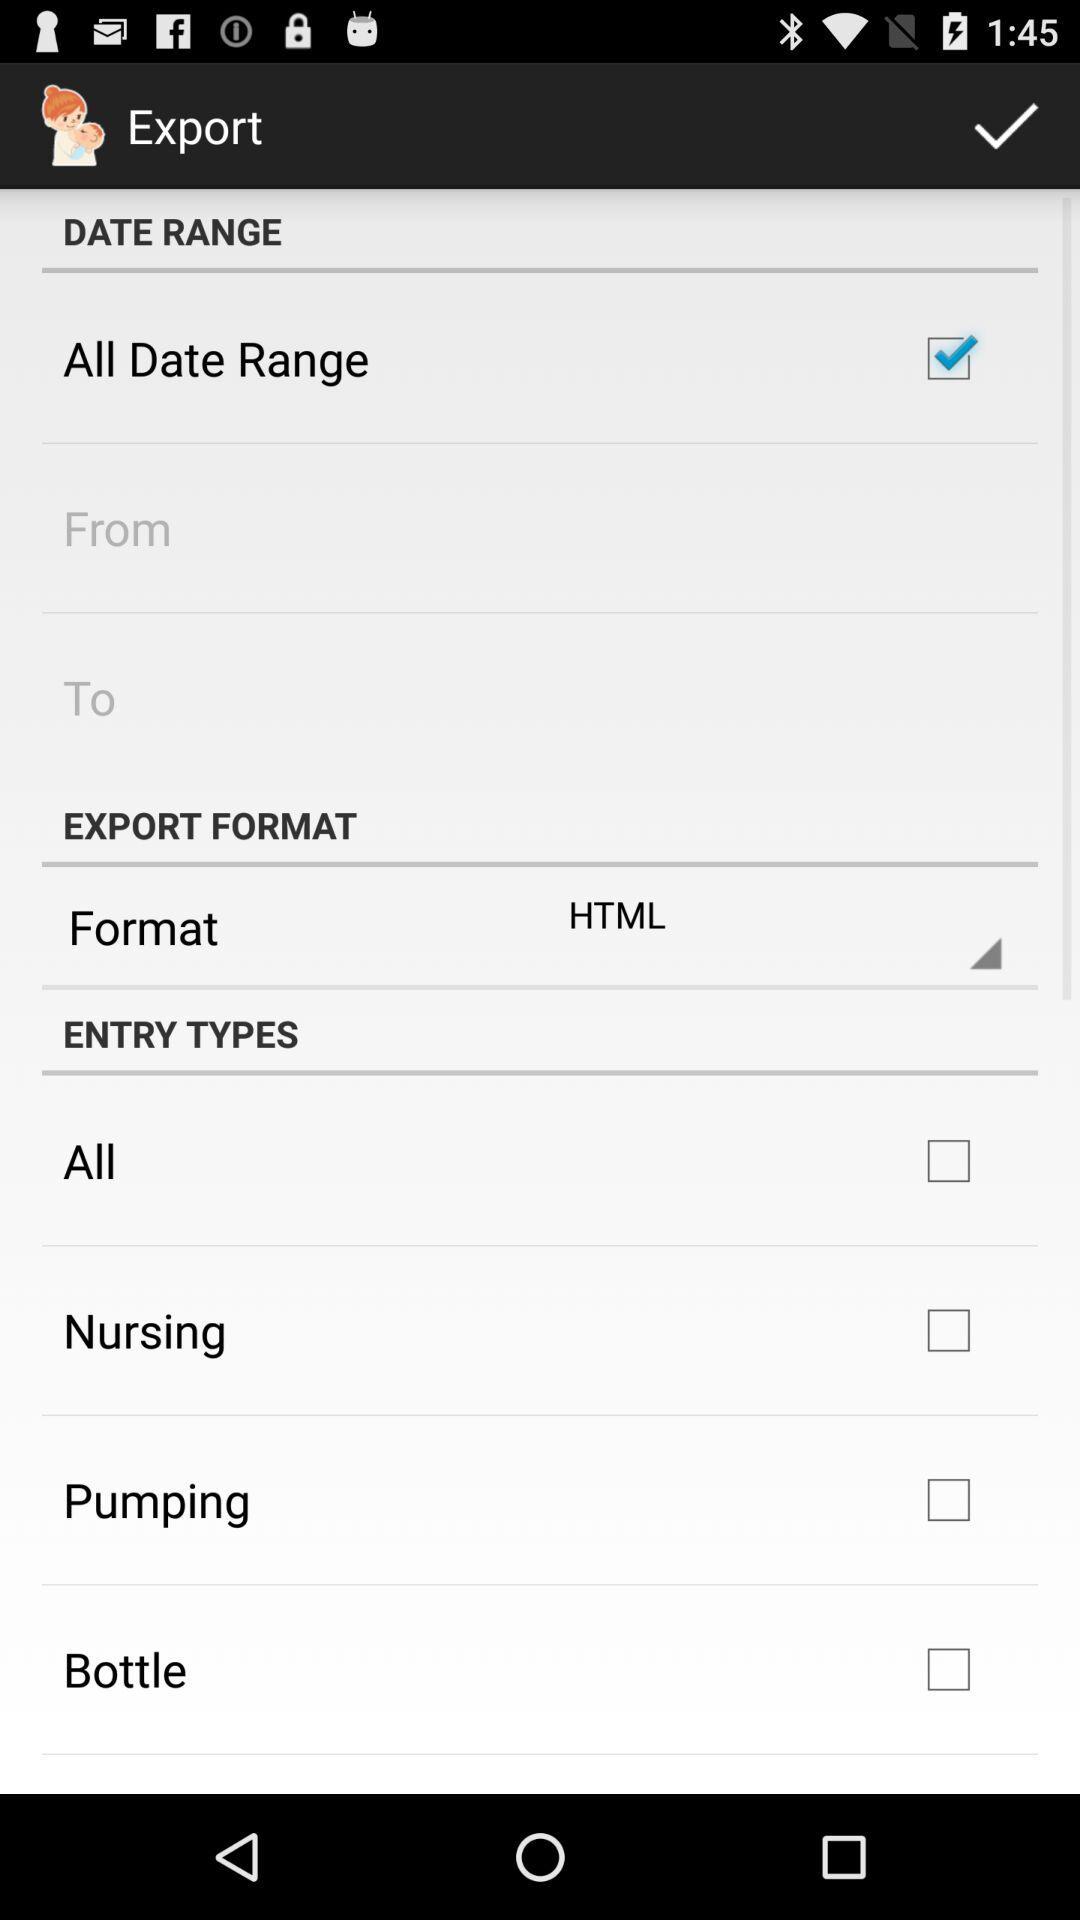  What do you see at coordinates (1006, 124) in the screenshot?
I see `the item next to export icon` at bounding box center [1006, 124].